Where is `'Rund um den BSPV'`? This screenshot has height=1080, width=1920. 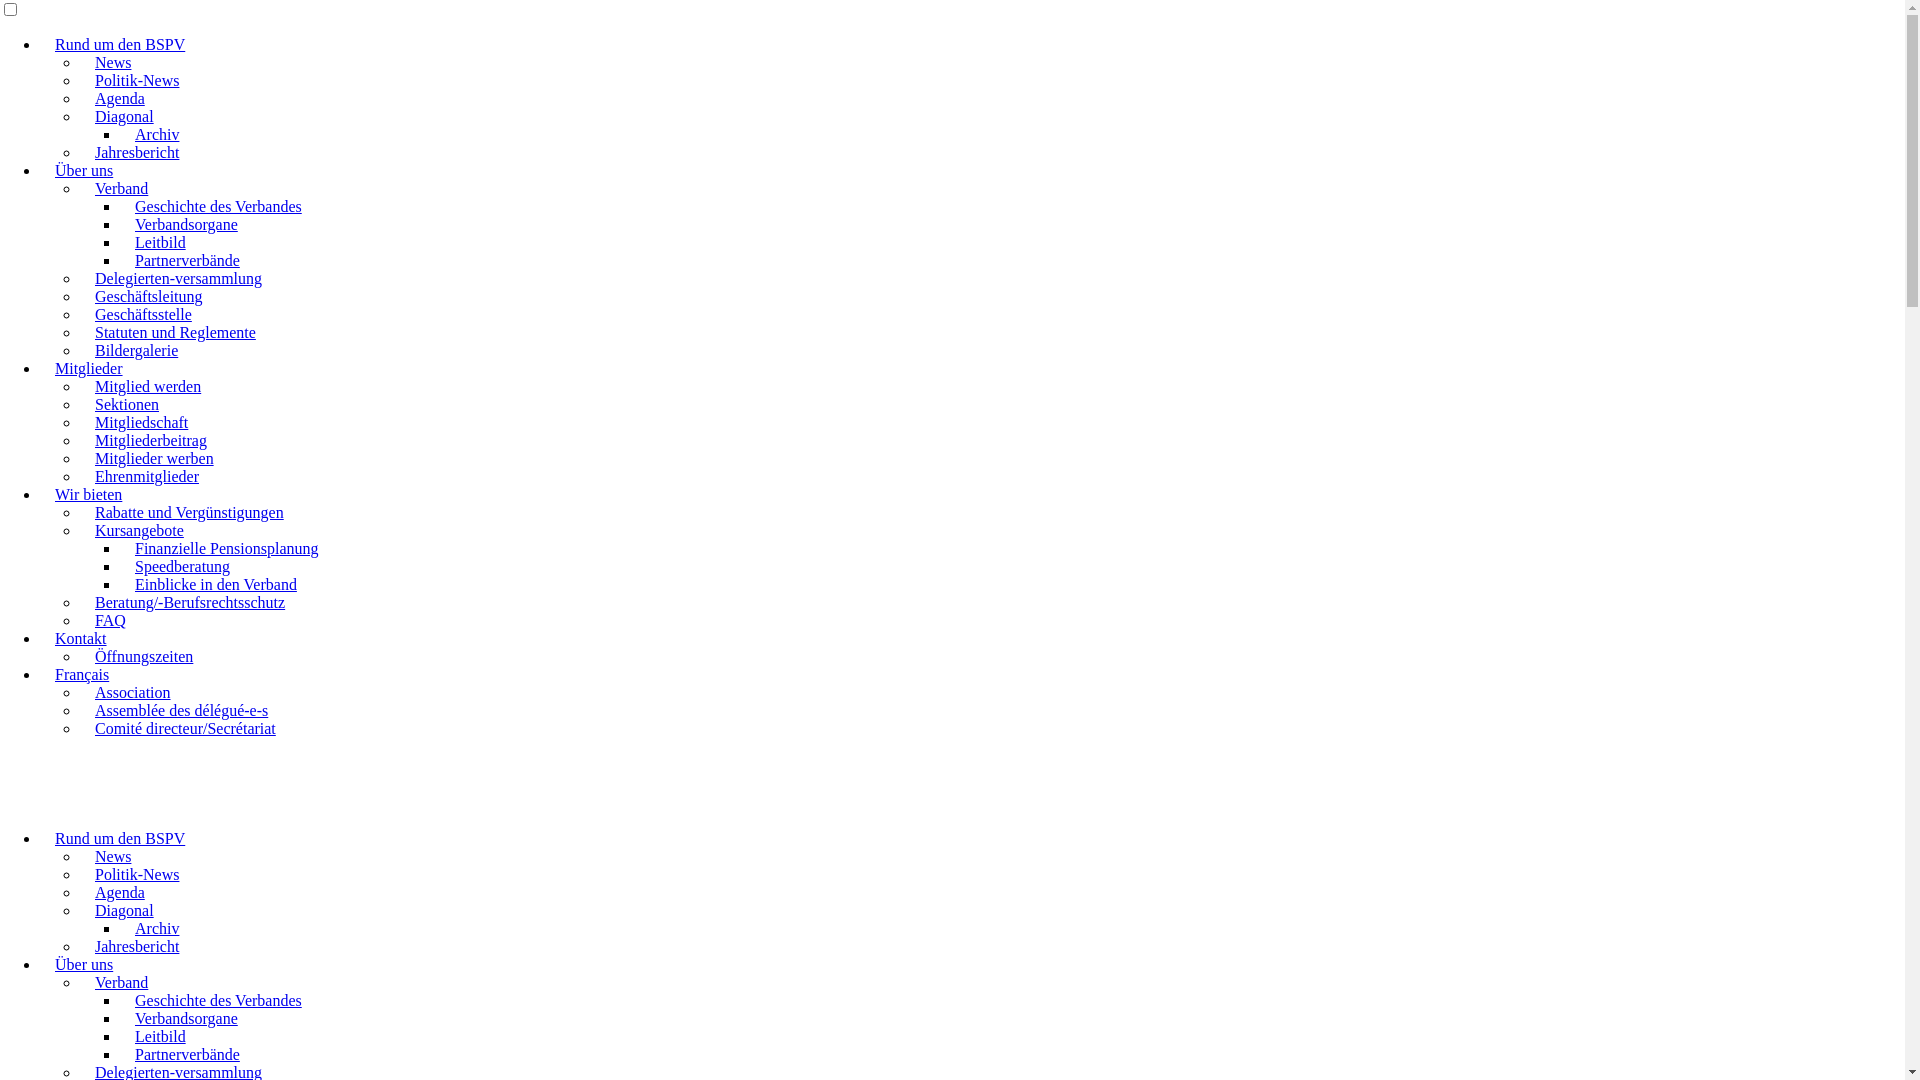
'Rund um den BSPV' is located at coordinates (119, 44).